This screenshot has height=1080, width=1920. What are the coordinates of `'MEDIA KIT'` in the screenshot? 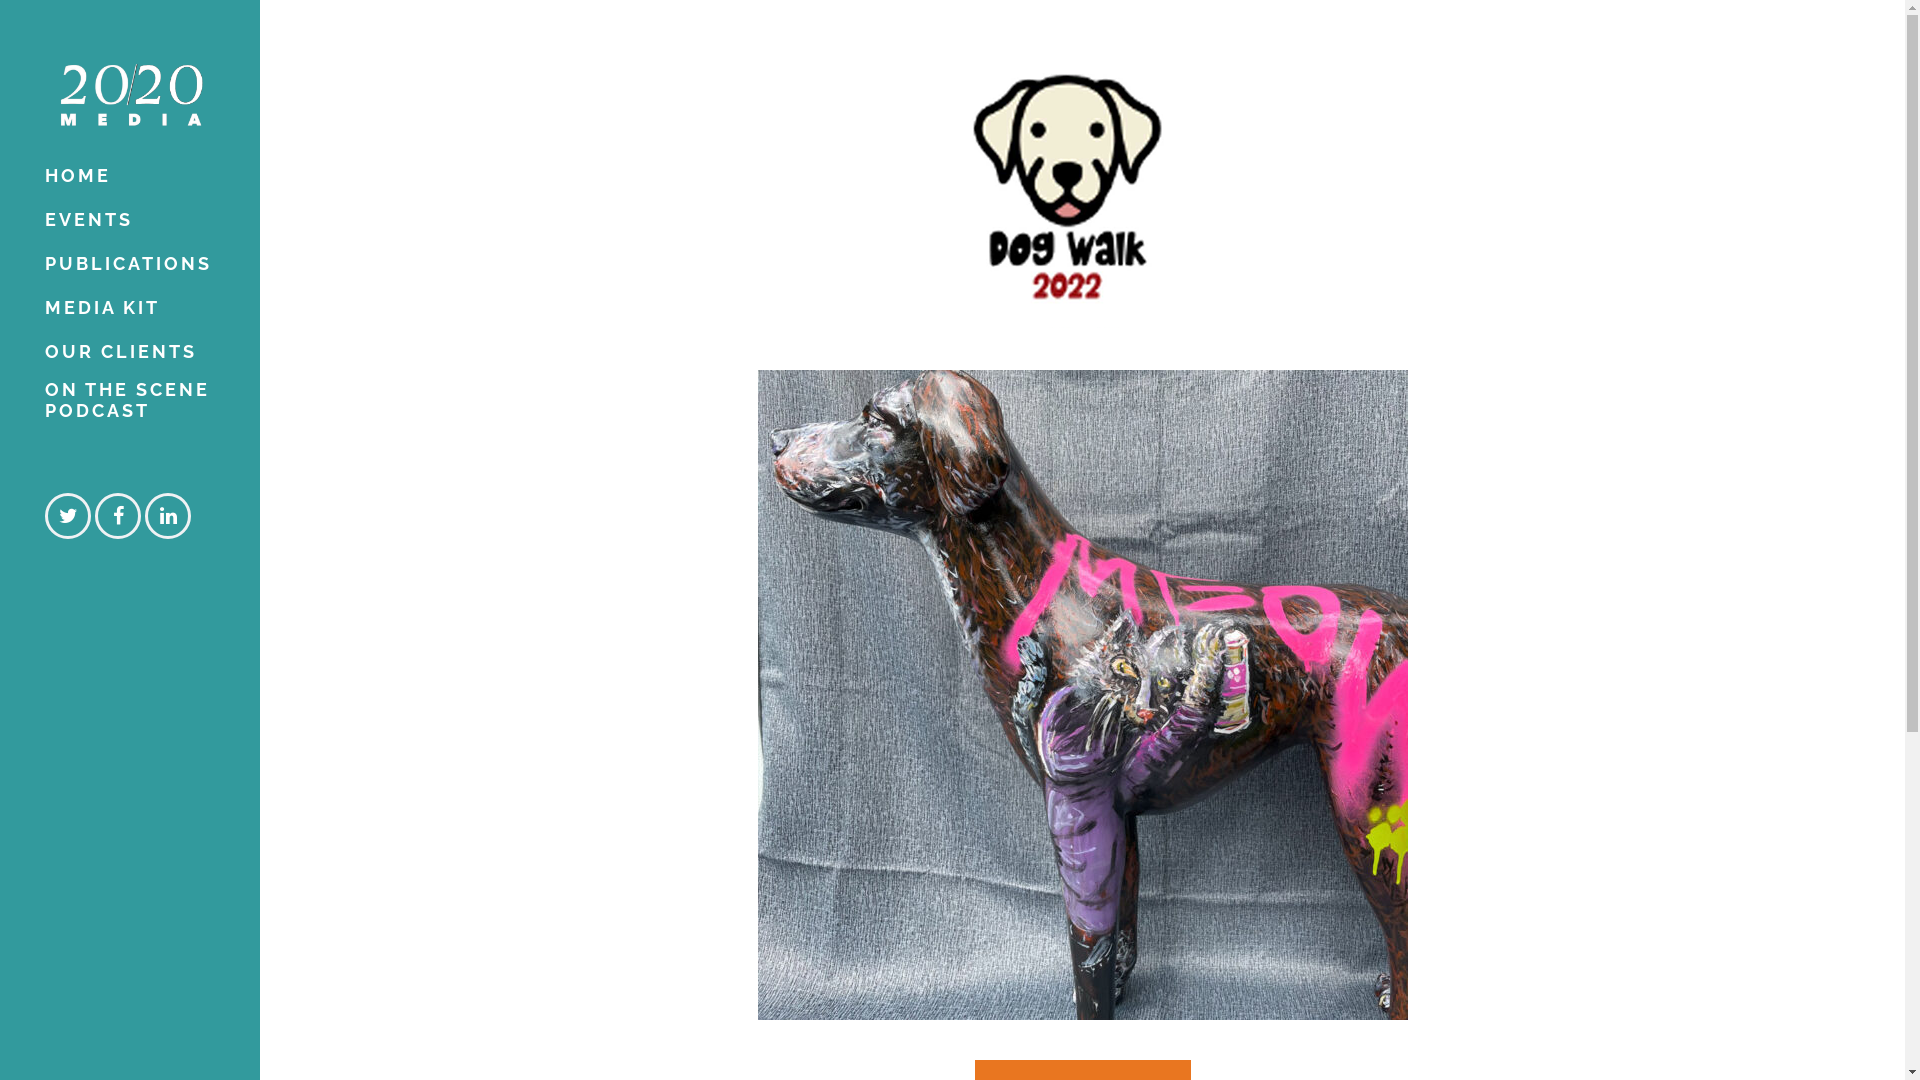 It's located at (128, 308).